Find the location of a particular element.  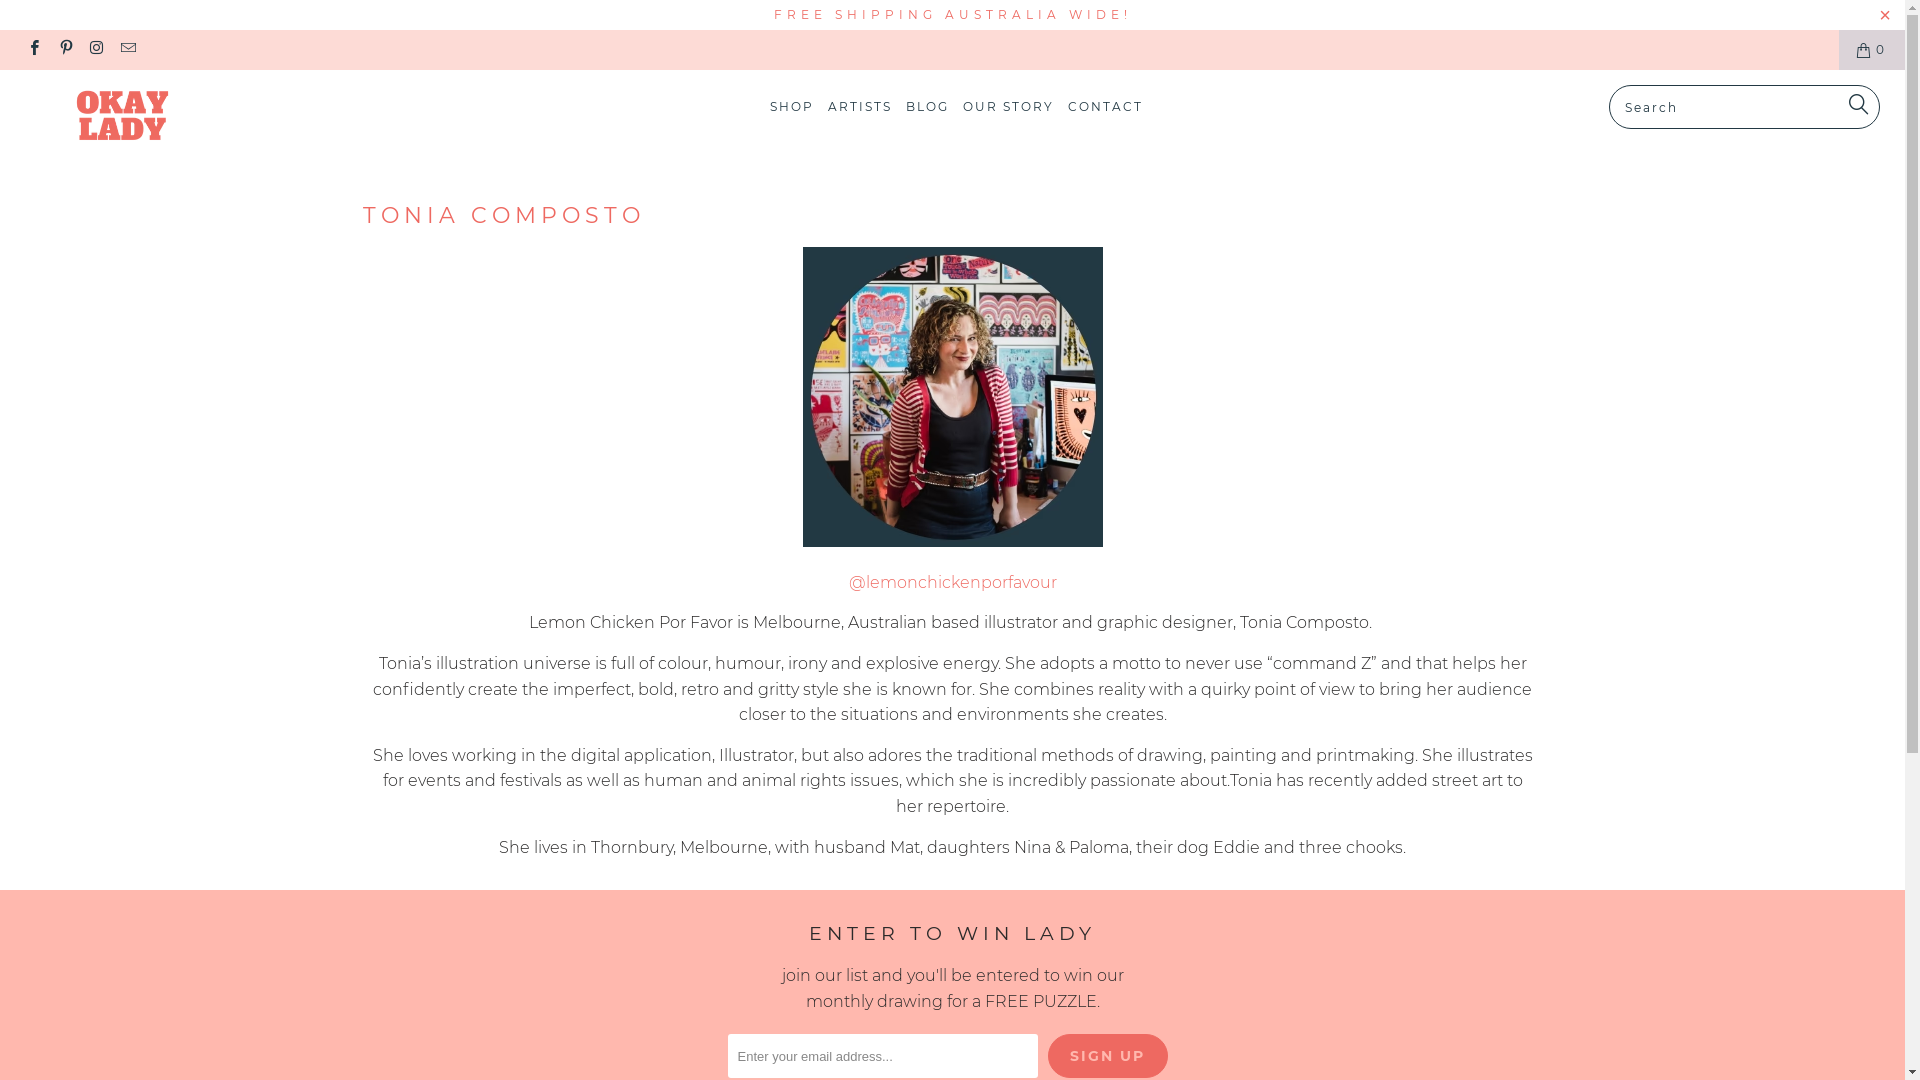

'BLOG' is located at coordinates (926, 107).